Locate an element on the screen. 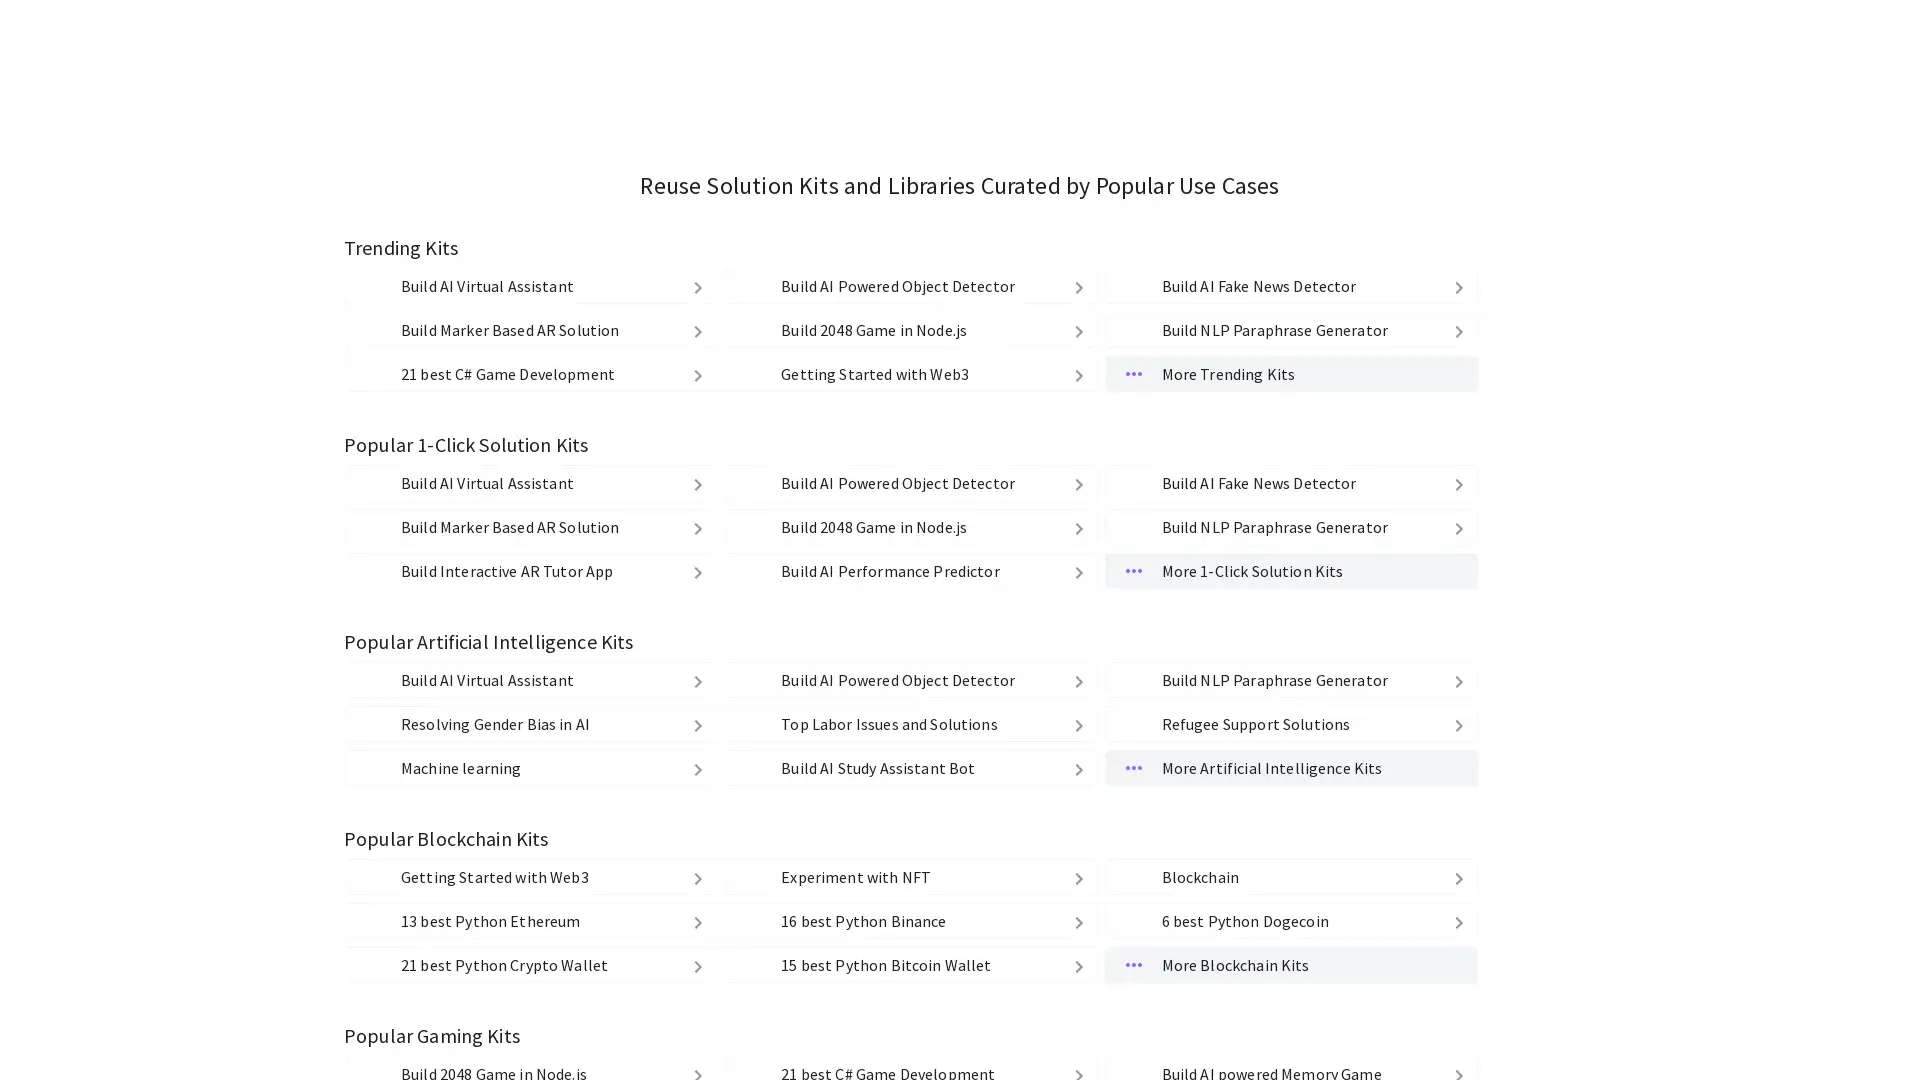  Cloud Functions & API Cloud Functions & API is located at coordinates (1297, 589).